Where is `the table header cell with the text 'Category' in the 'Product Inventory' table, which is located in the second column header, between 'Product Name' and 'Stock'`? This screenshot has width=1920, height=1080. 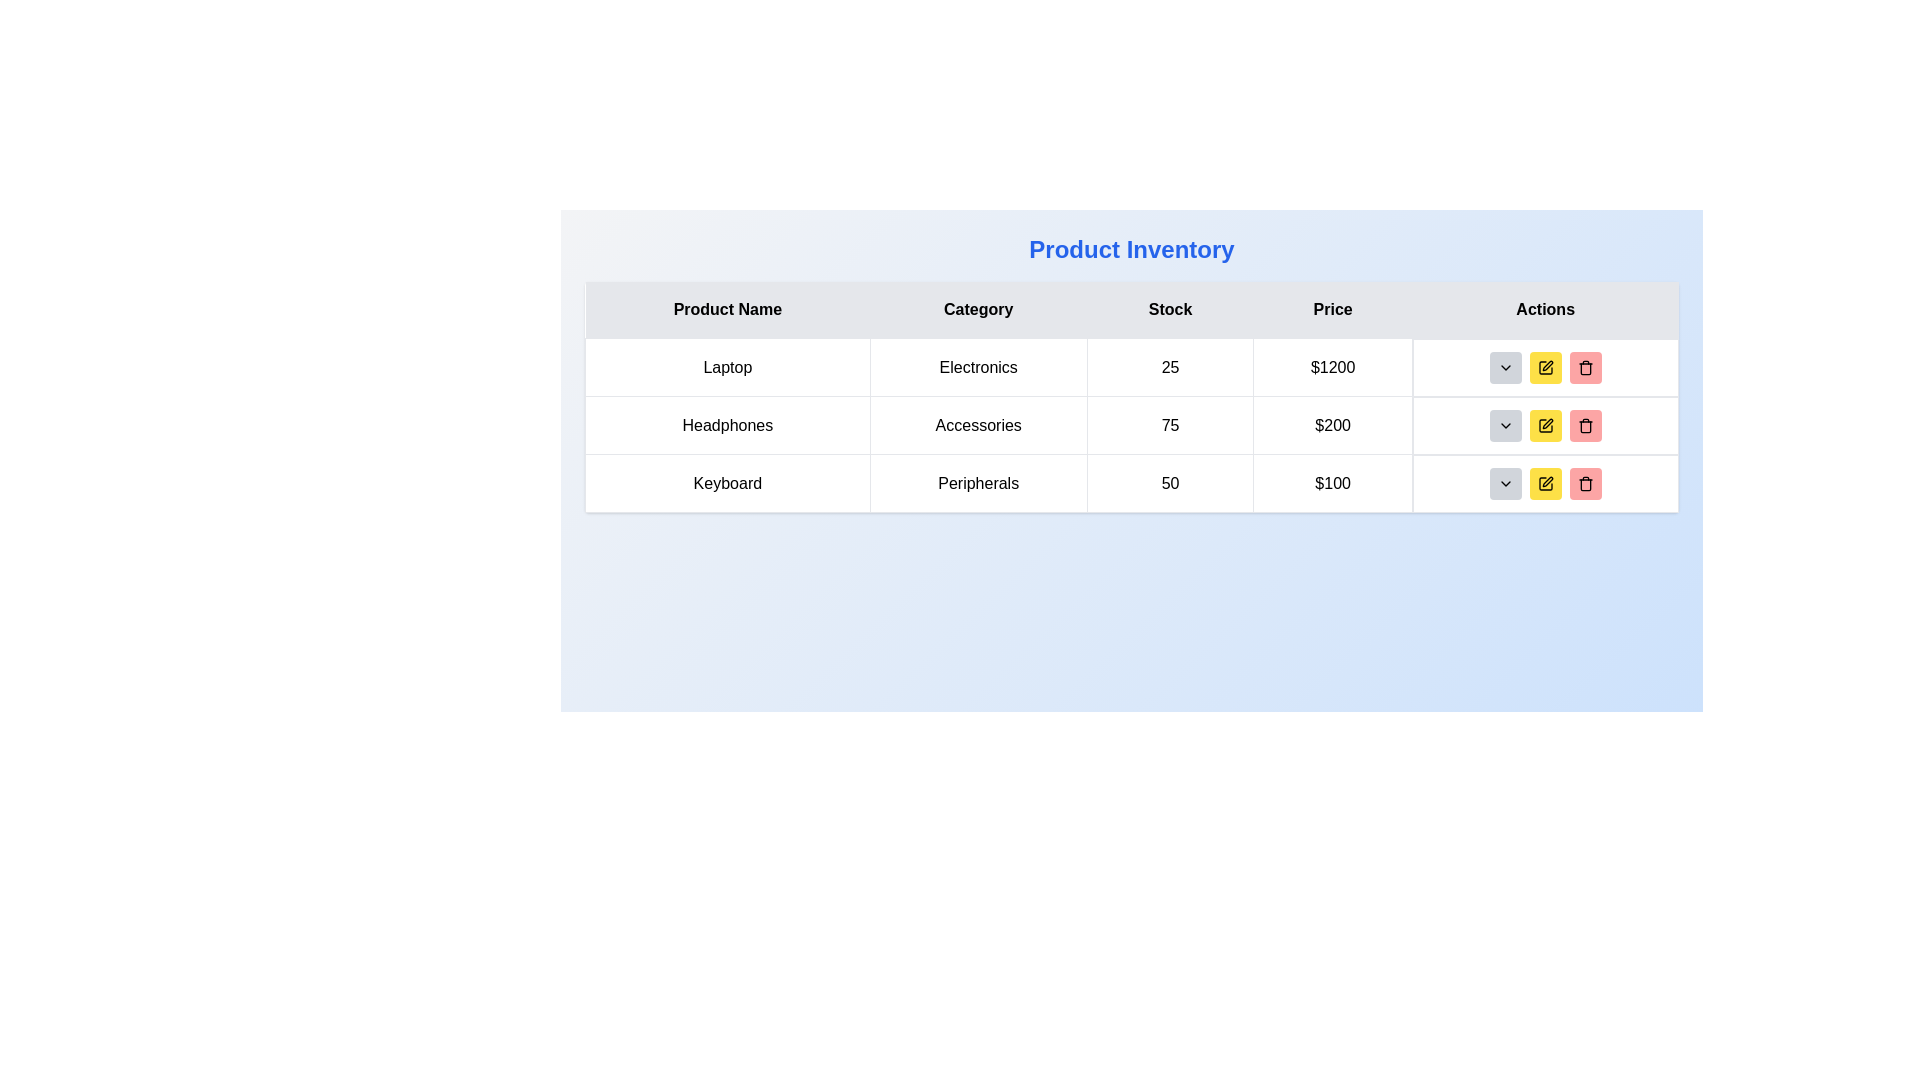
the table header cell with the text 'Category' in the 'Product Inventory' table, which is located in the second column header, between 'Product Name' and 'Stock' is located at coordinates (978, 310).